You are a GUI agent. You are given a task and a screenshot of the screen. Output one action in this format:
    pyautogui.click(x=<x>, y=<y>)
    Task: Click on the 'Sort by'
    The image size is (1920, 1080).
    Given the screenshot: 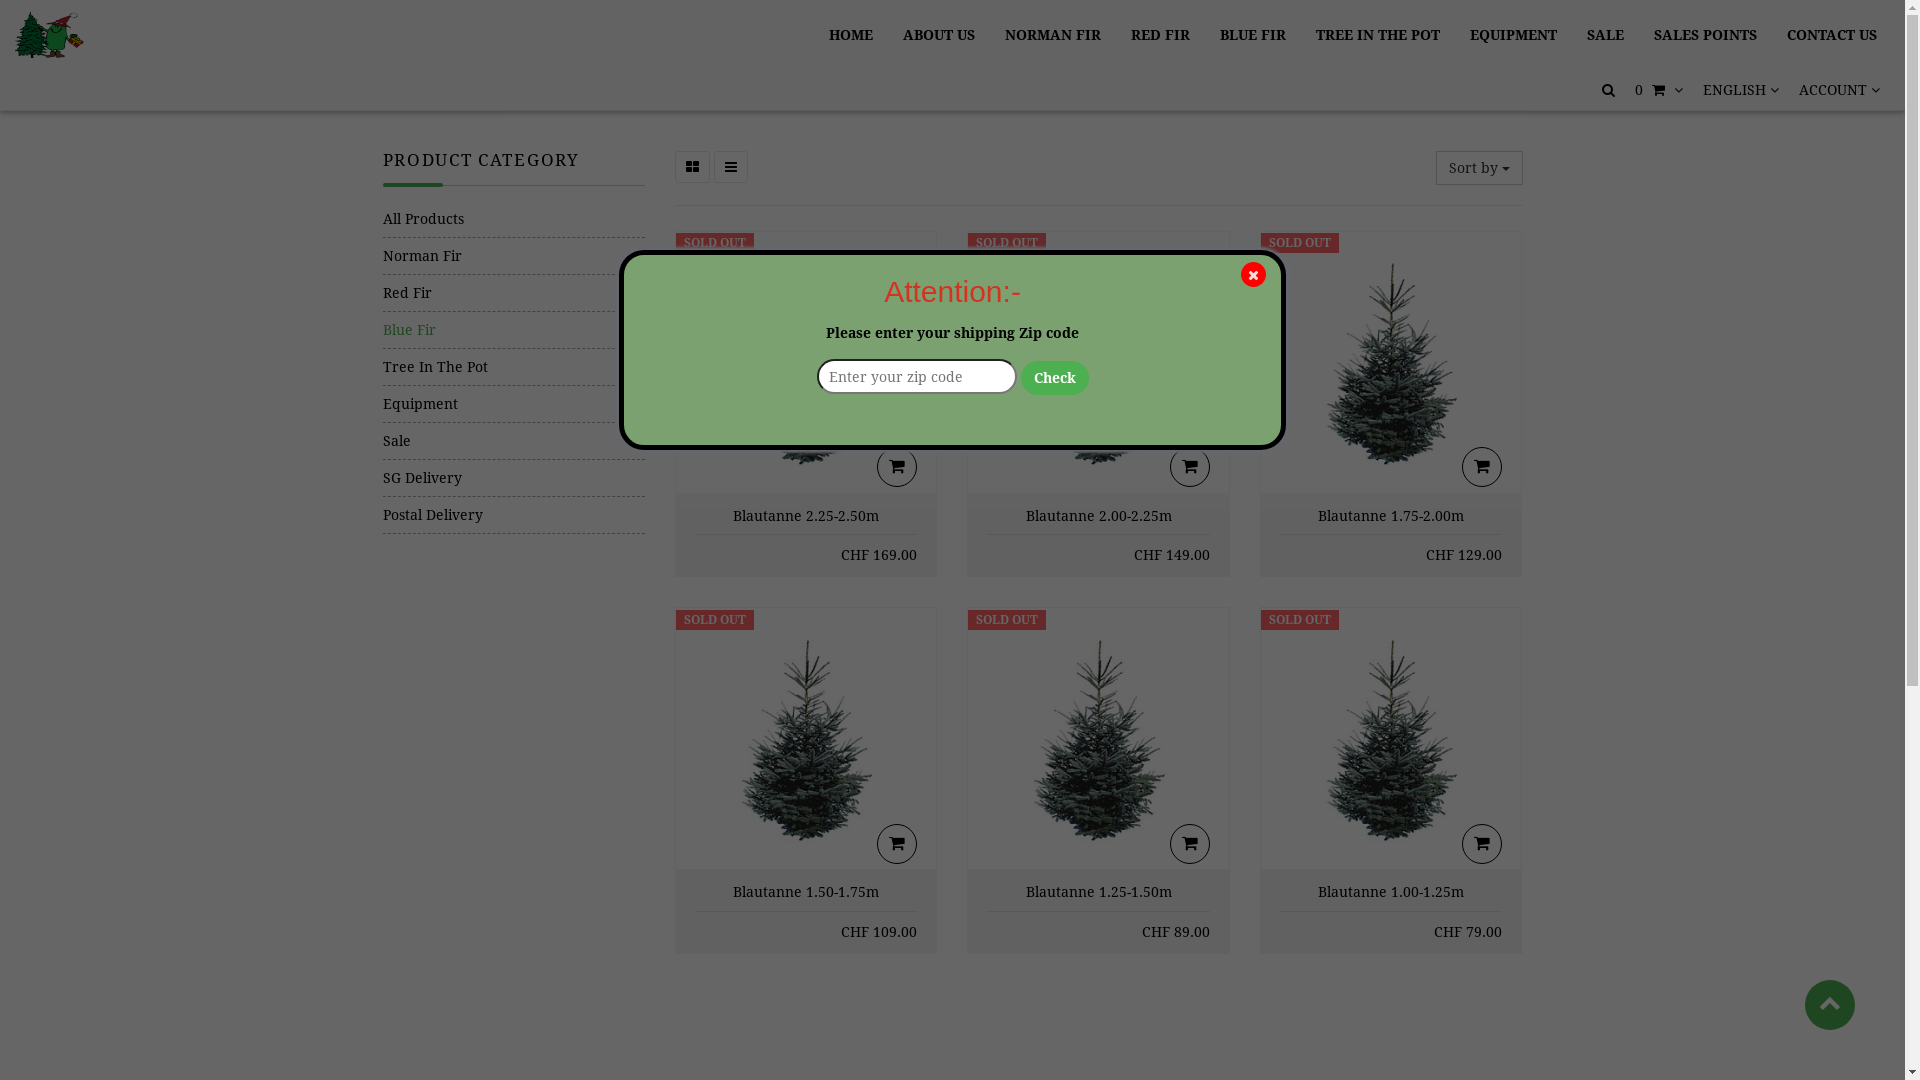 What is the action you would take?
    pyautogui.click(x=1479, y=167)
    